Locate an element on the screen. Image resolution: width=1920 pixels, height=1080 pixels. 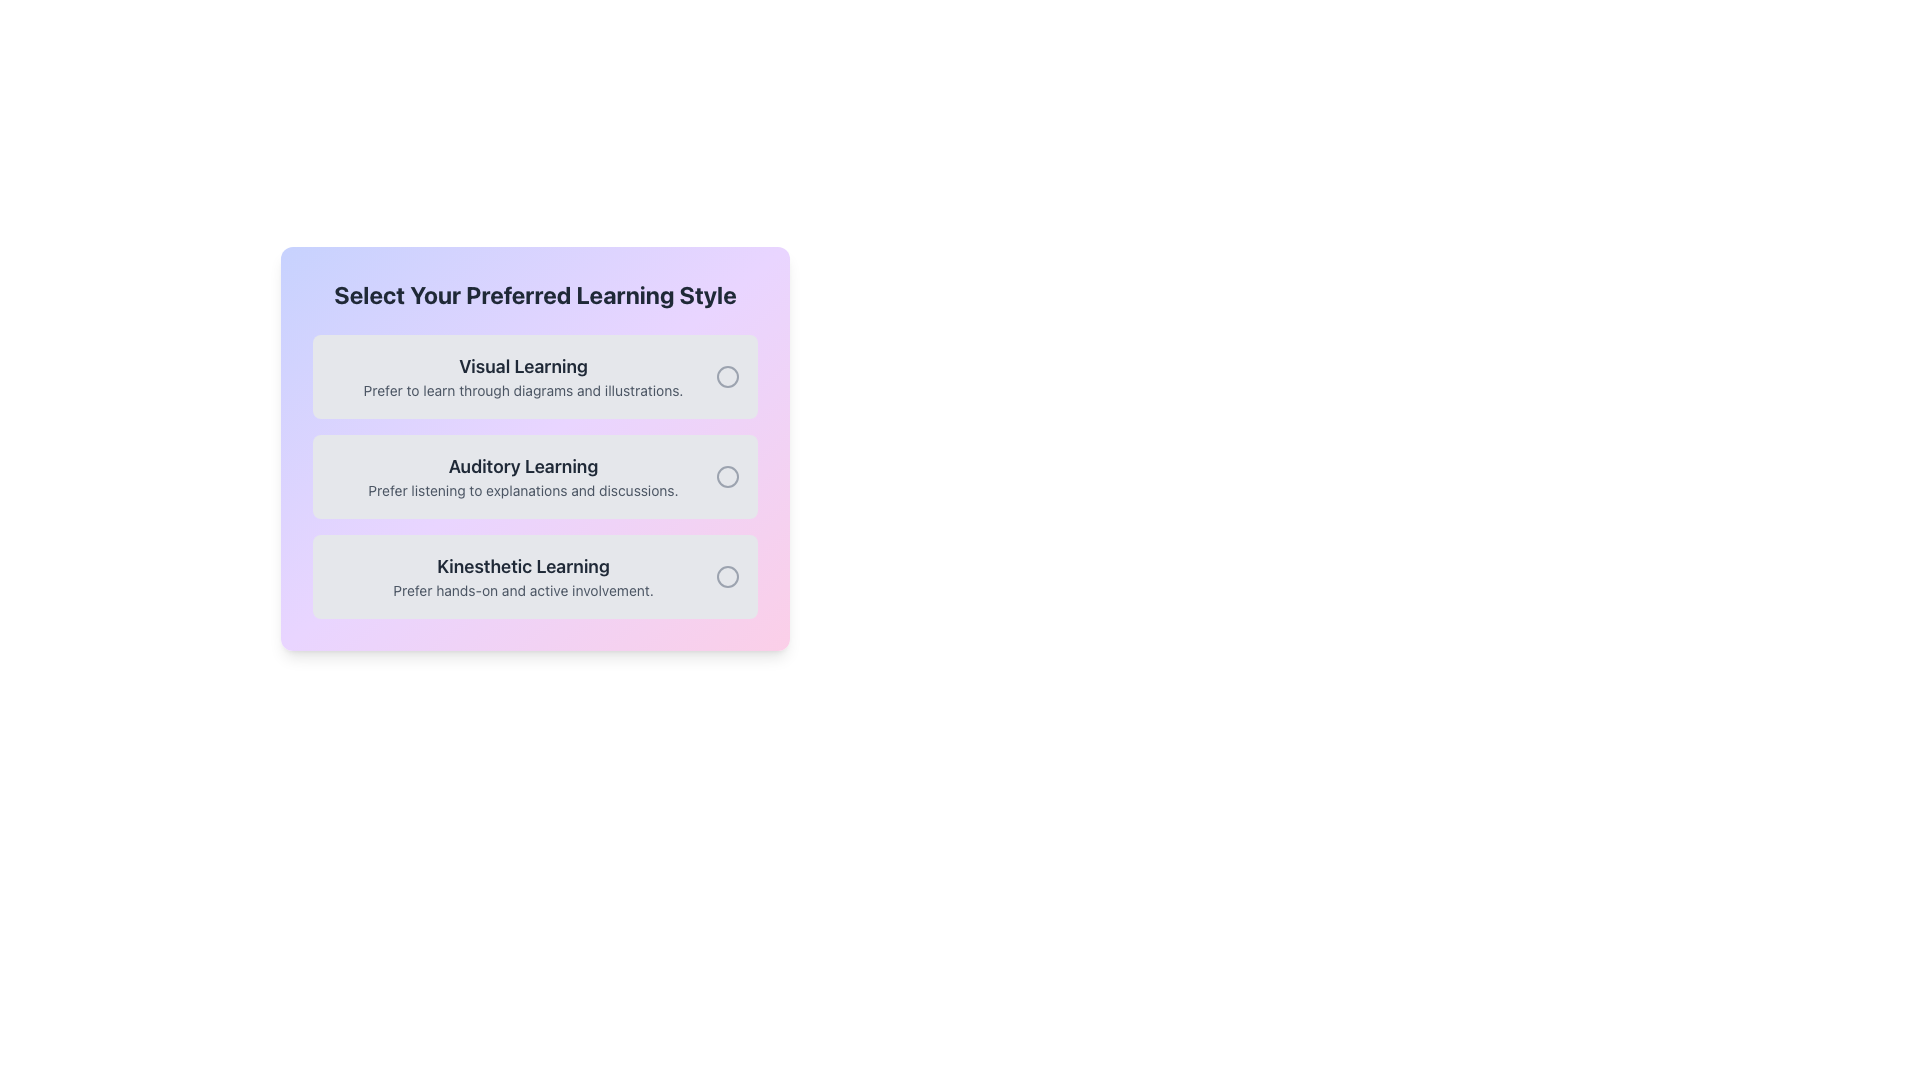
the third option in the list titled 'Select Your Preferred Learning Style' which represents a hands-on and interactive learning style is located at coordinates (523, 577).